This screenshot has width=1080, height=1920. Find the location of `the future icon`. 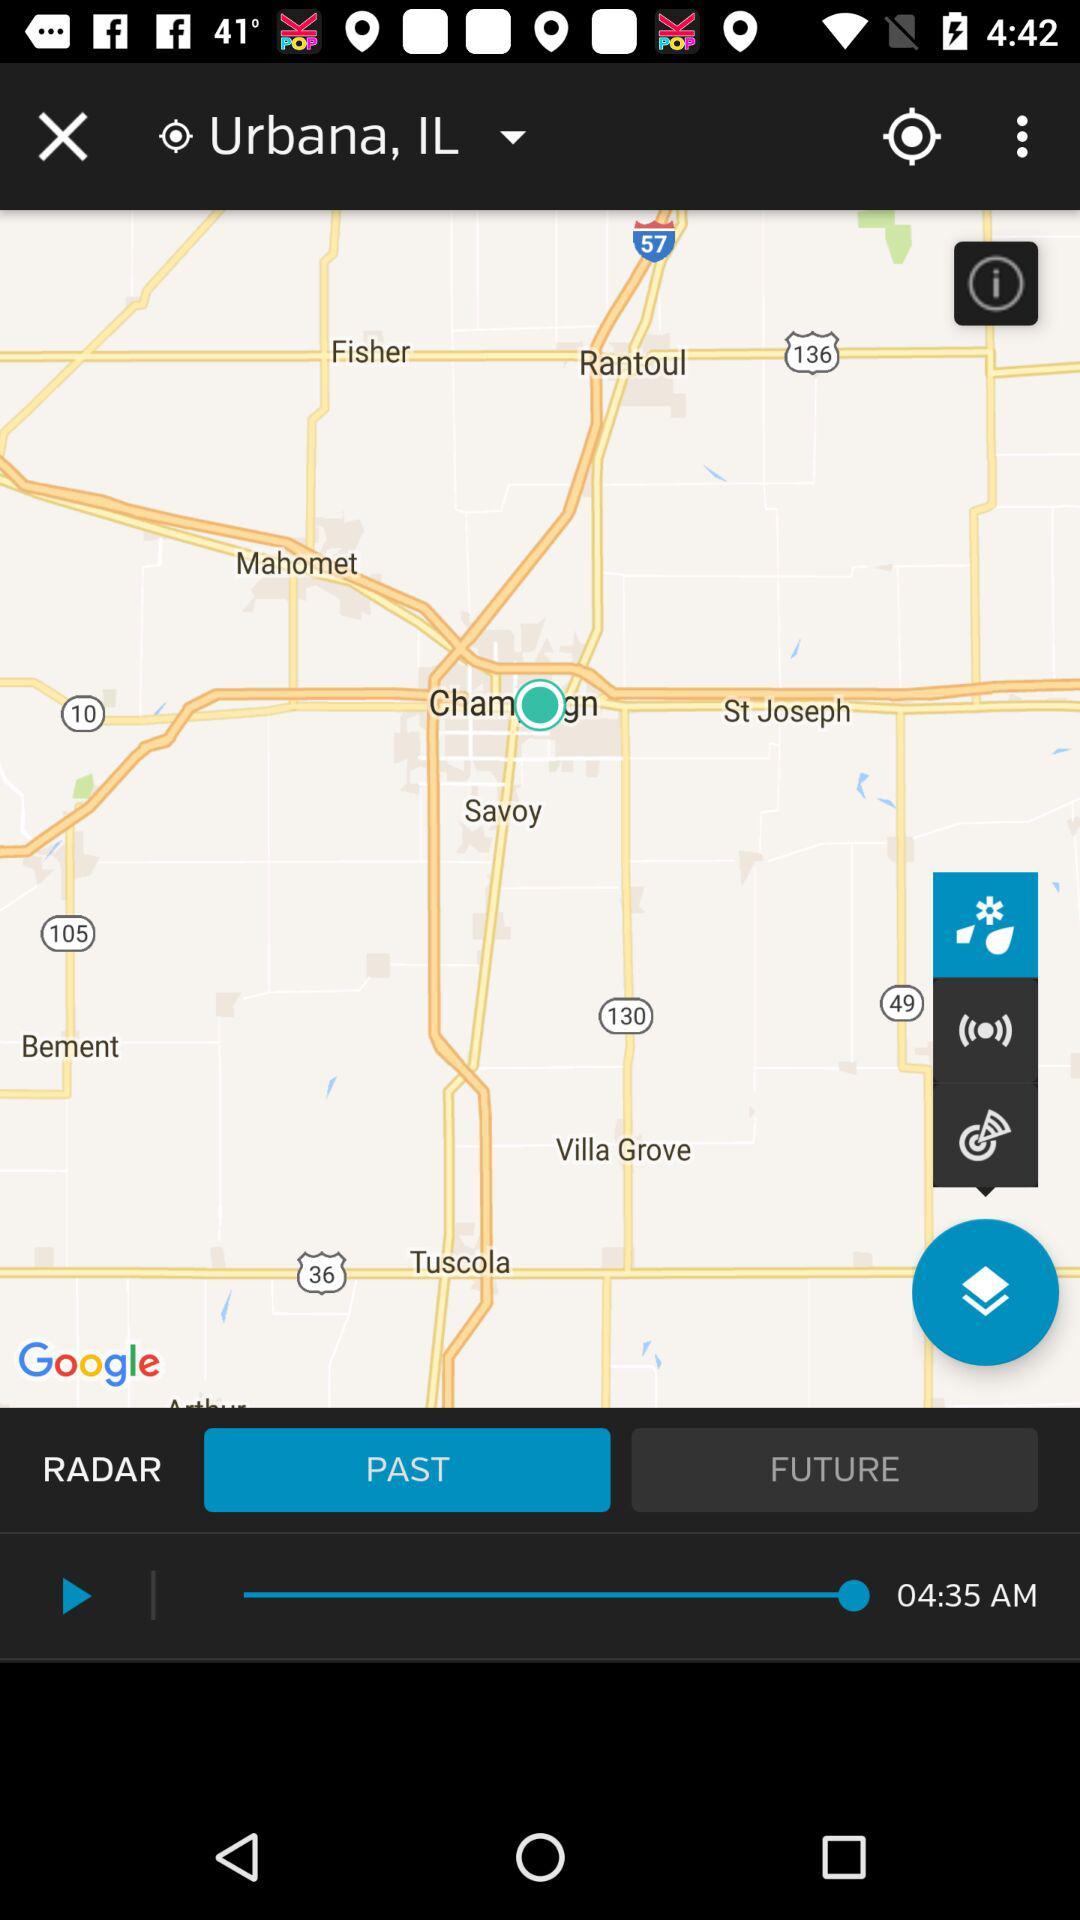

the future icon is located at coordinates (834, 1469).